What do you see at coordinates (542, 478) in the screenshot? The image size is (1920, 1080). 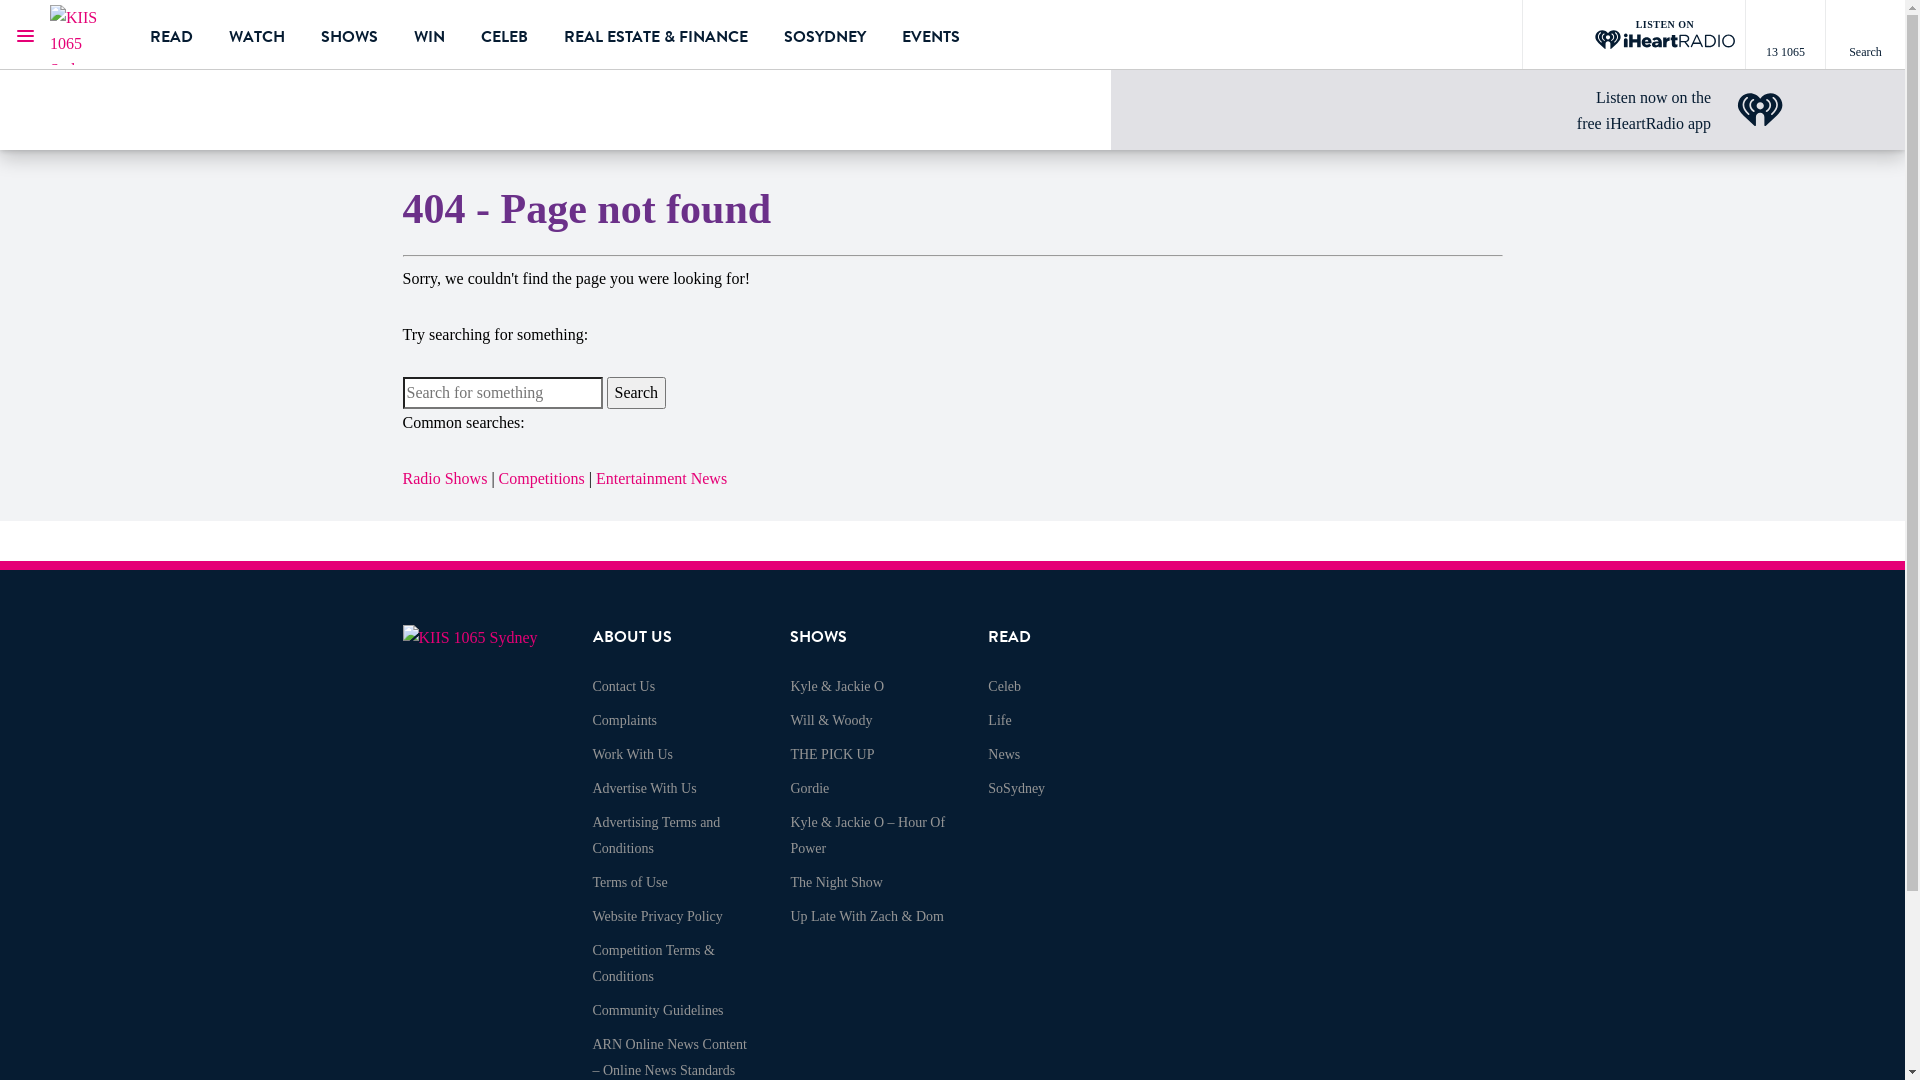 I see `'Competitions'` at bounding box center [542, 478].